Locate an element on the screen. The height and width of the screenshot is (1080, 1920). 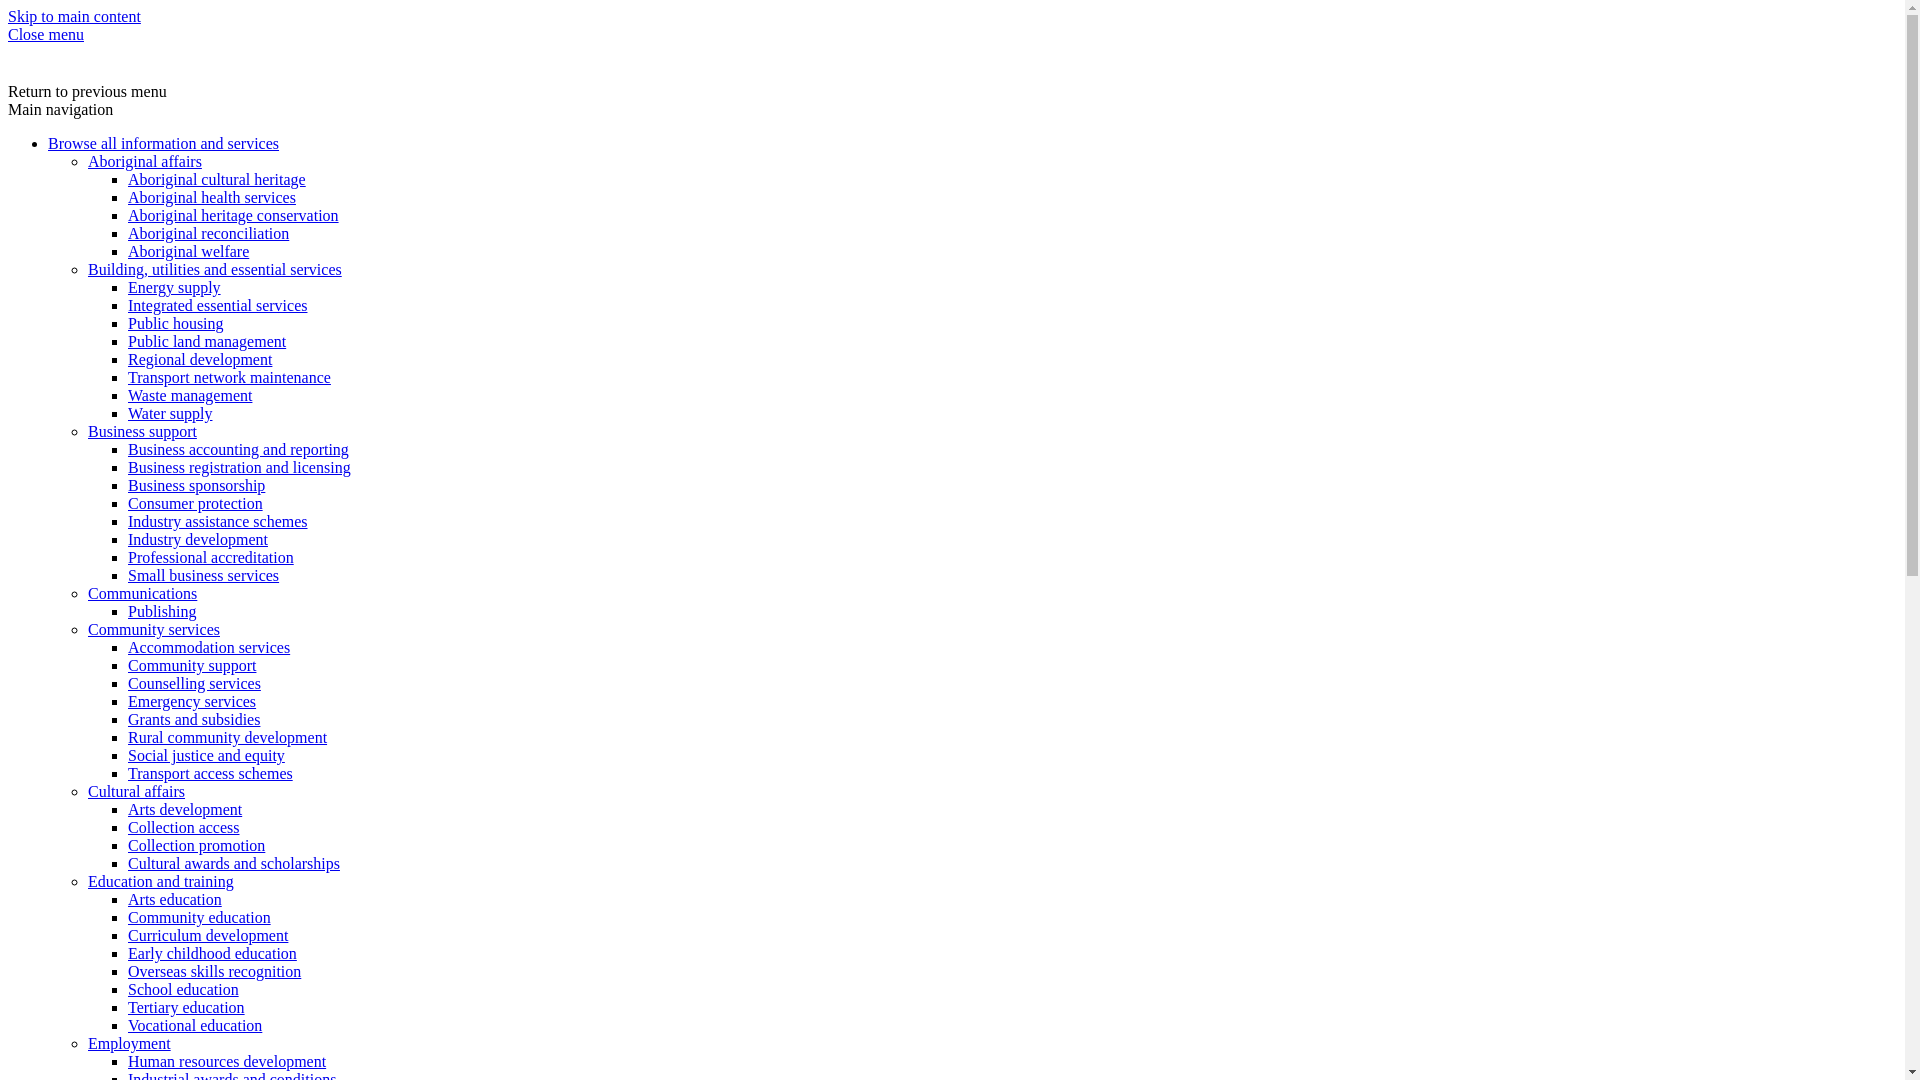
'Publishing' is located at coordinates (162, 610).